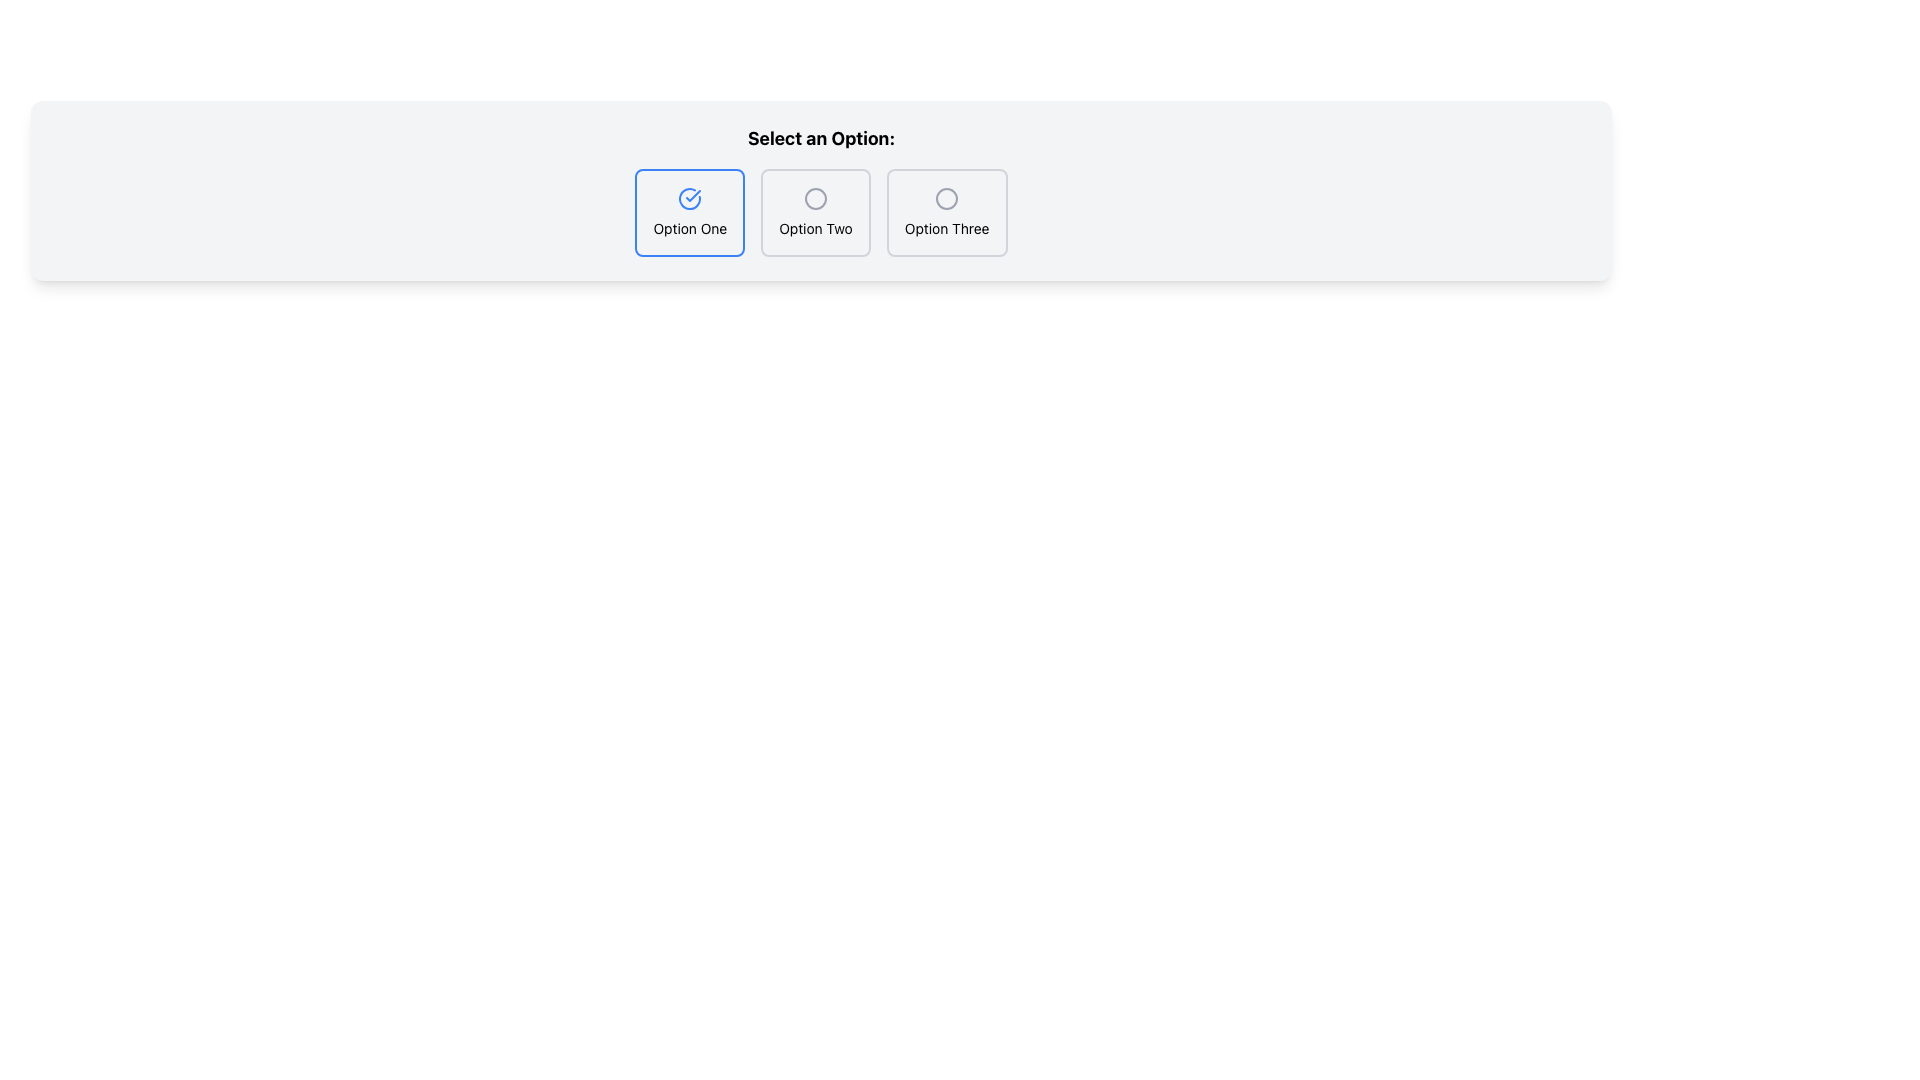  What do you see at coordinates (946, 199) in the screenshot?
I see `the selection marker icon for the 'Option Three' button` at bounding box center [946, 199].